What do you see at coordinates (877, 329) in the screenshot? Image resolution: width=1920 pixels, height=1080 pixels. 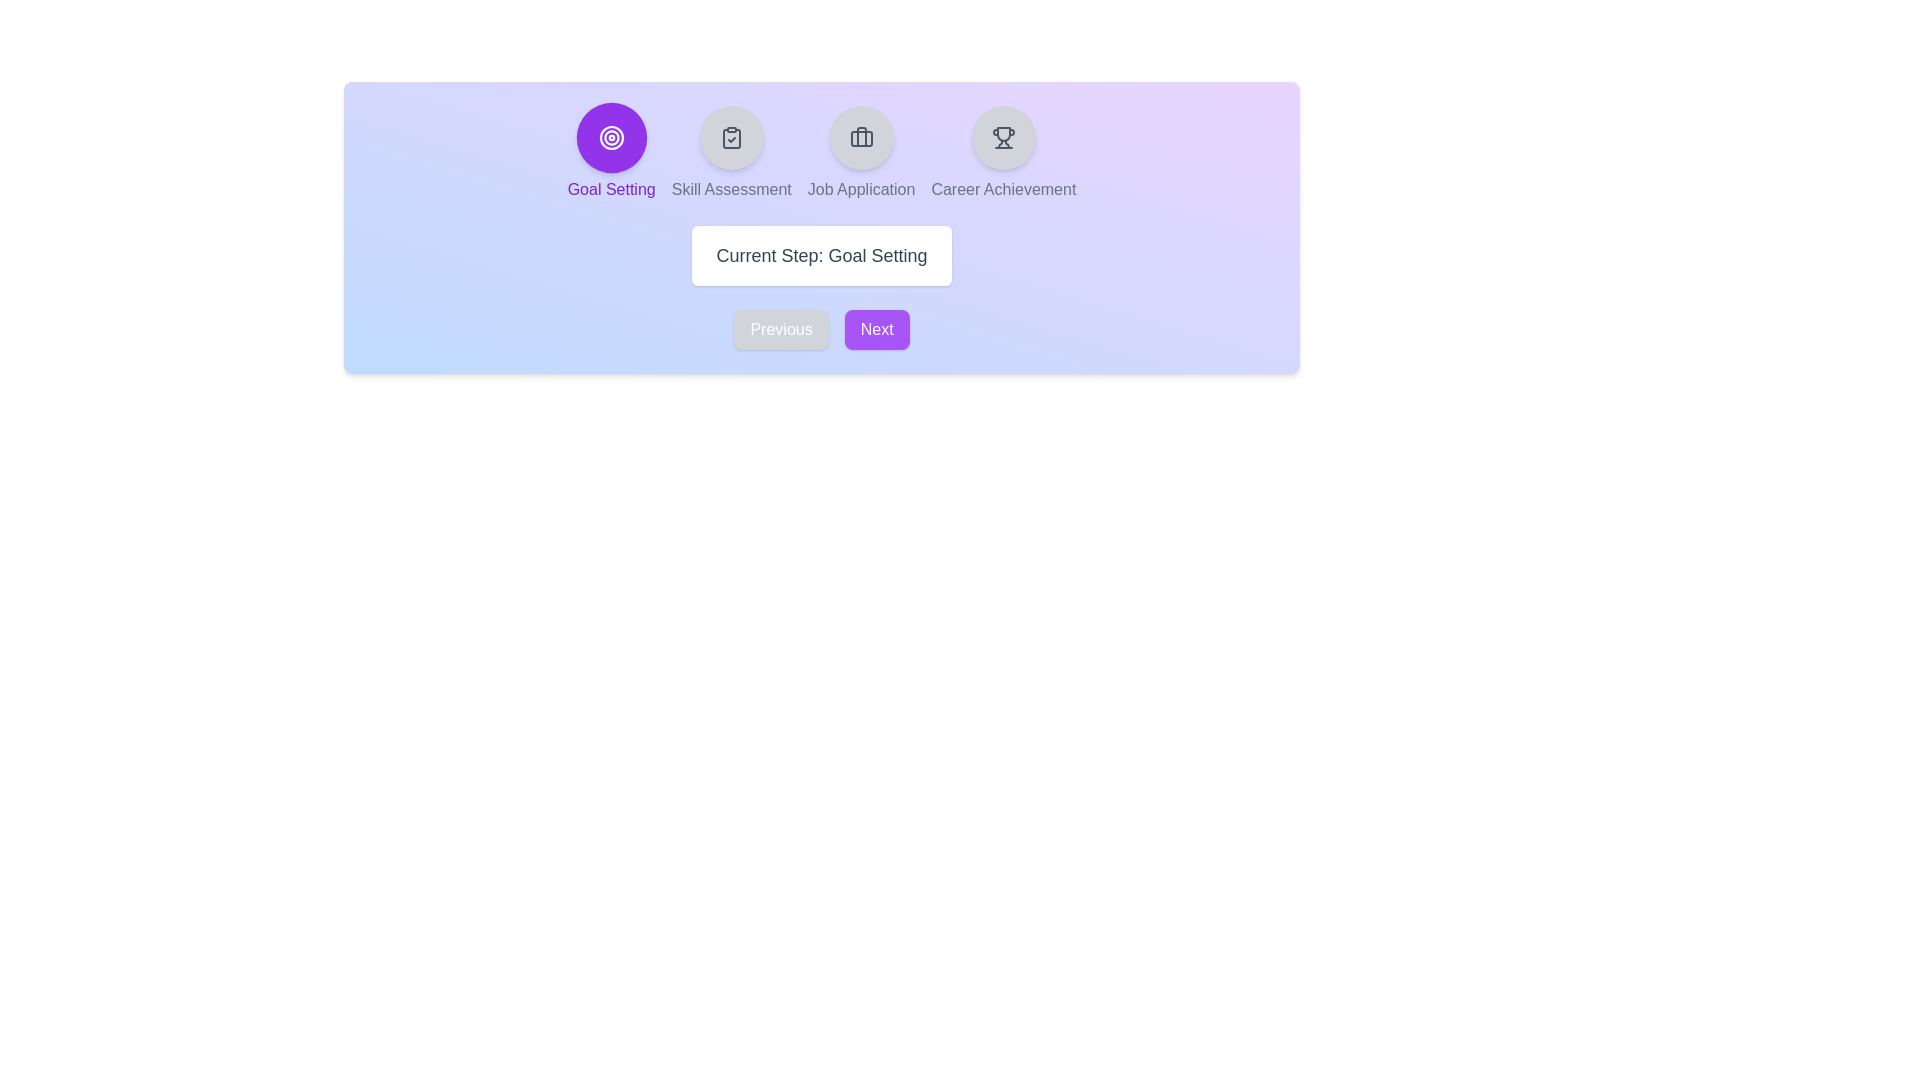 I see `the 'Next' button to navigate to the next step` at bounding box center [877, 329].